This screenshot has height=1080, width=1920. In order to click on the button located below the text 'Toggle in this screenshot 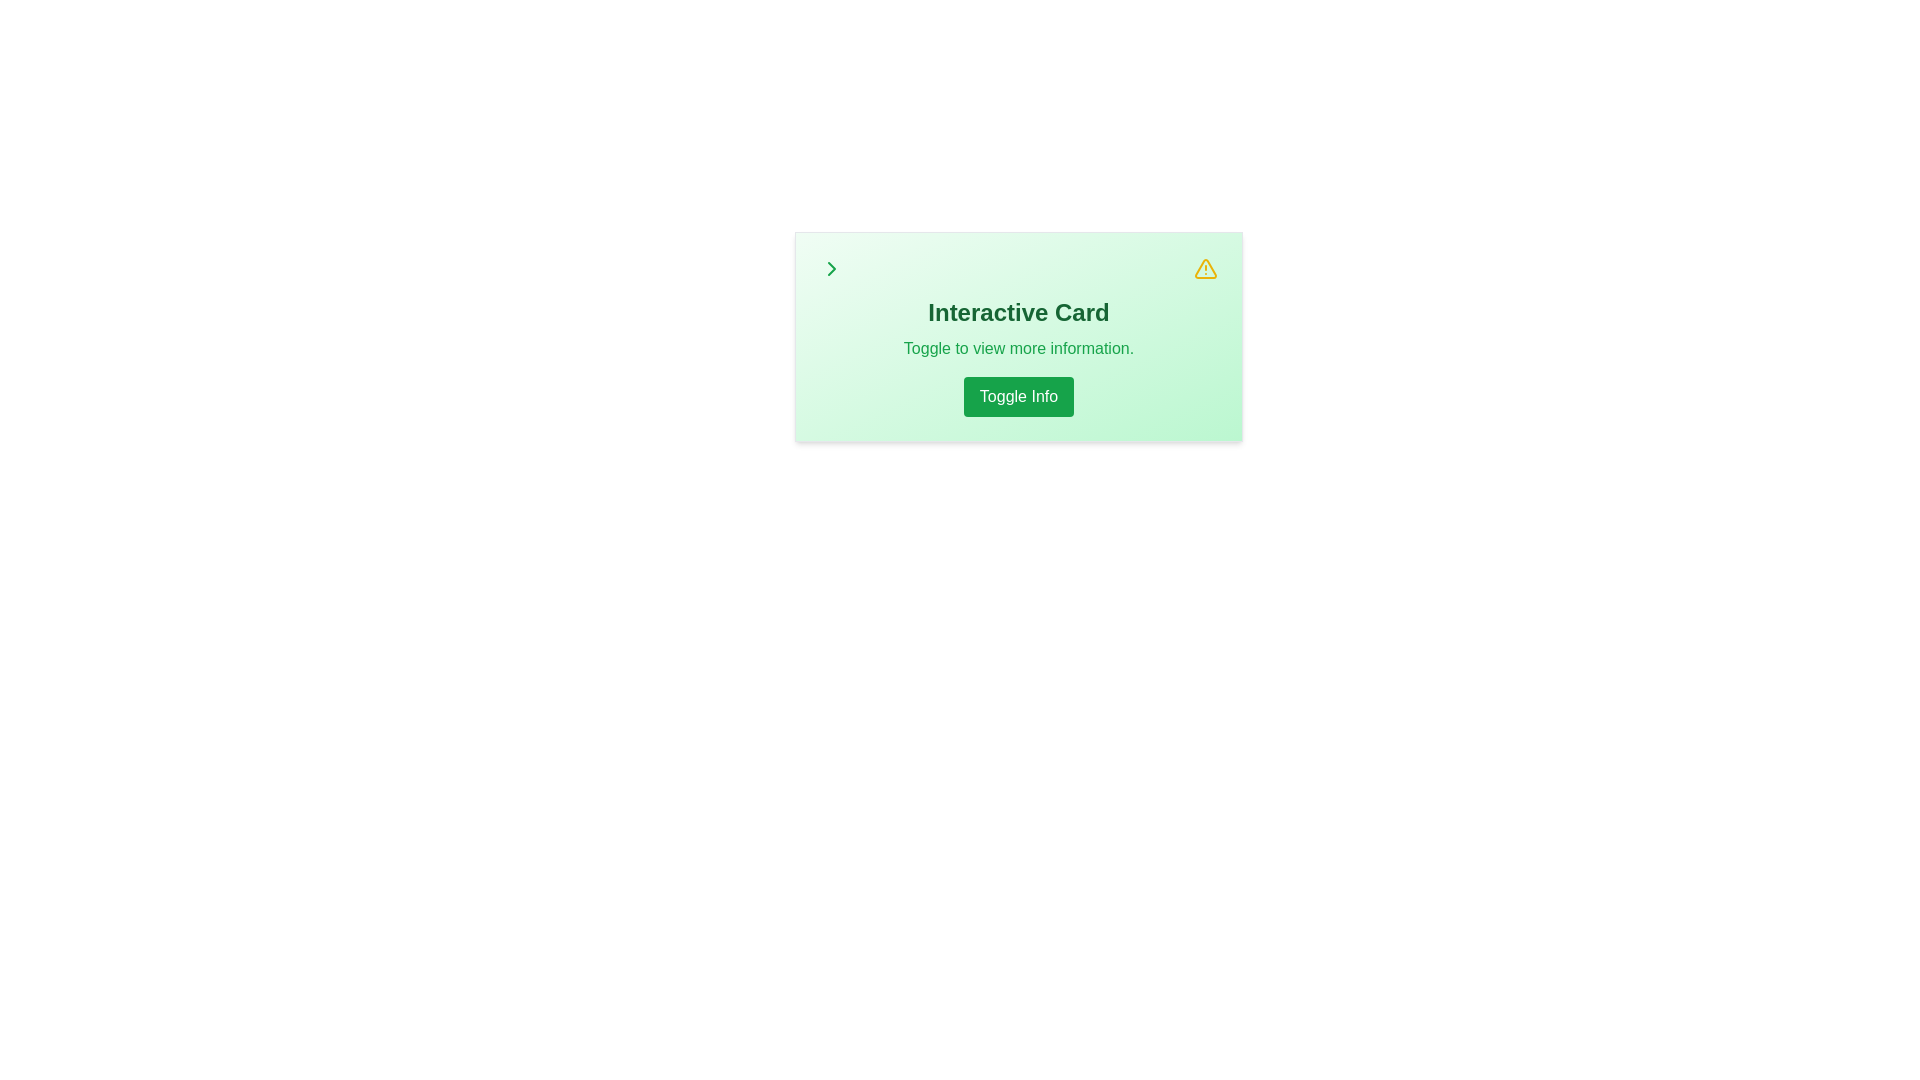, I will do `click(1018, 397)`.